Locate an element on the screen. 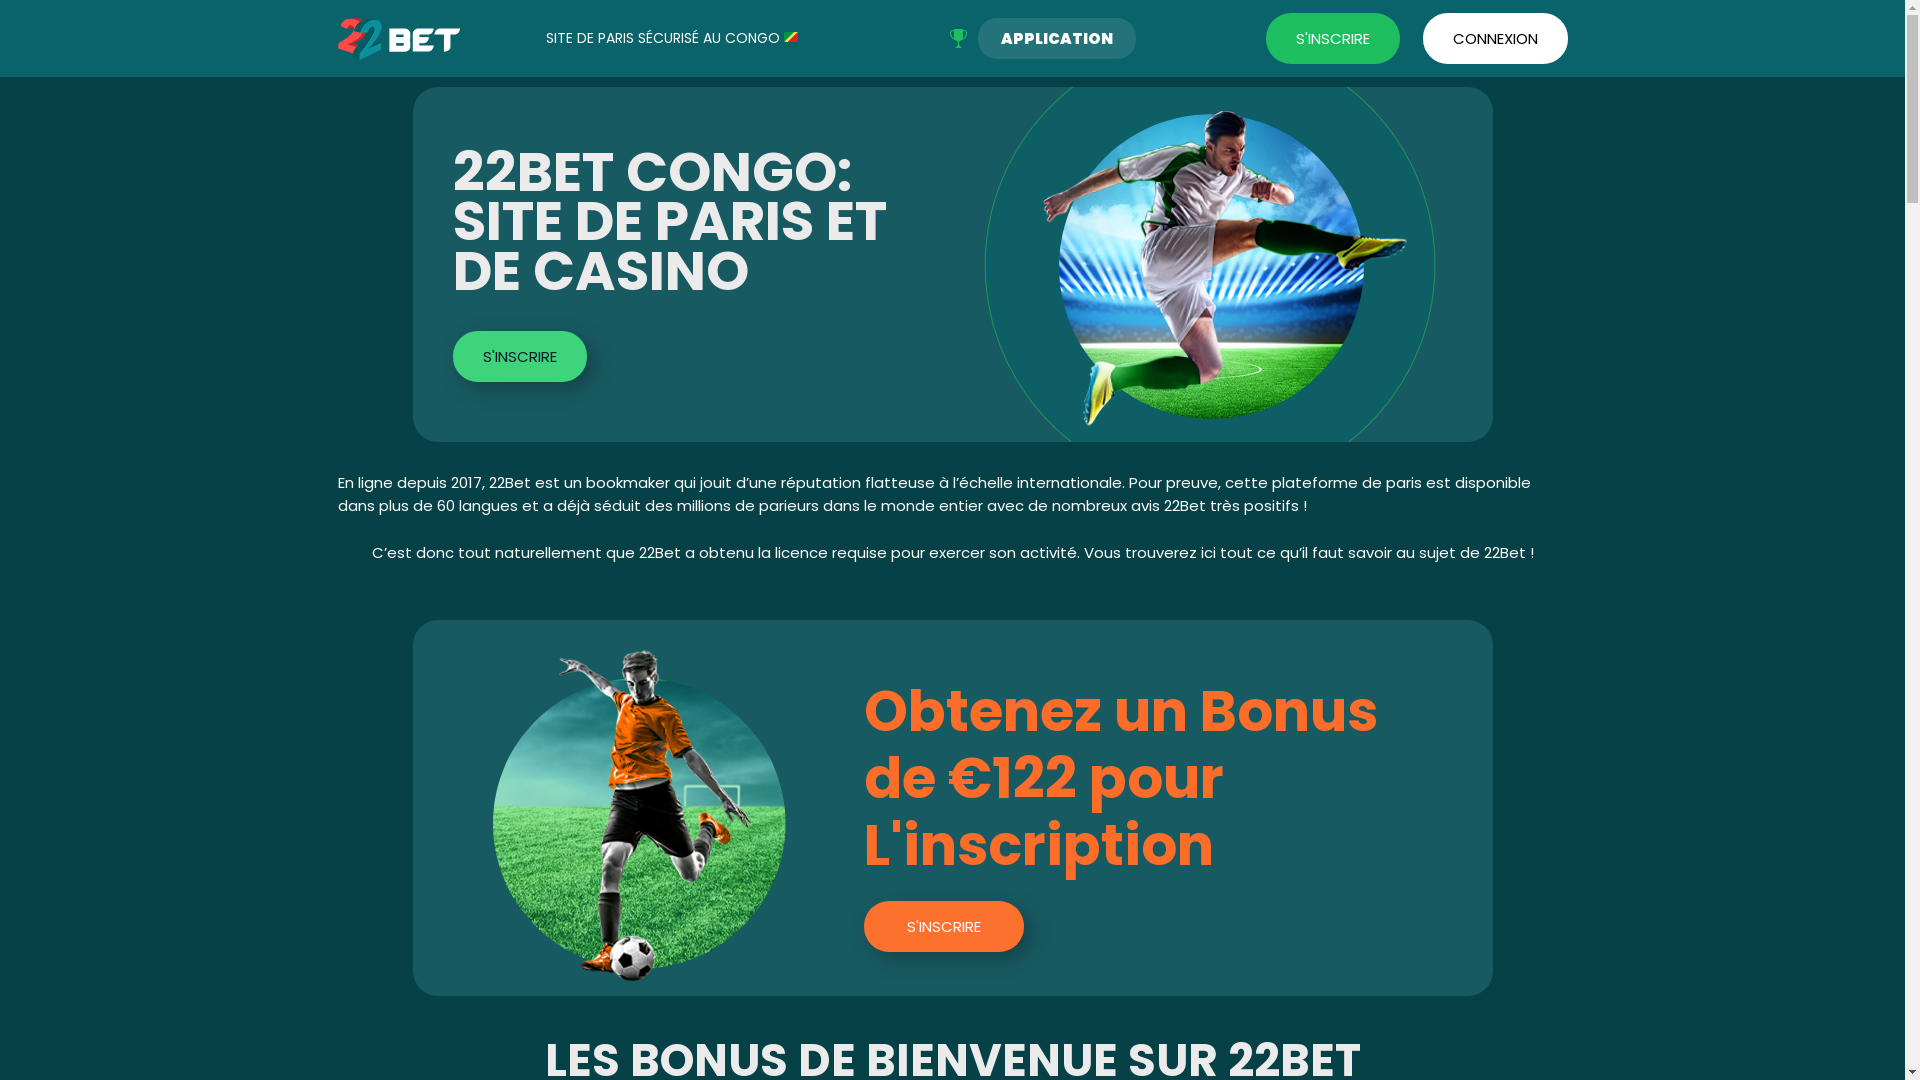 This screenshot has width=1920, height=1080. 'CONNEXION' is located at coordinates (1494, 38).